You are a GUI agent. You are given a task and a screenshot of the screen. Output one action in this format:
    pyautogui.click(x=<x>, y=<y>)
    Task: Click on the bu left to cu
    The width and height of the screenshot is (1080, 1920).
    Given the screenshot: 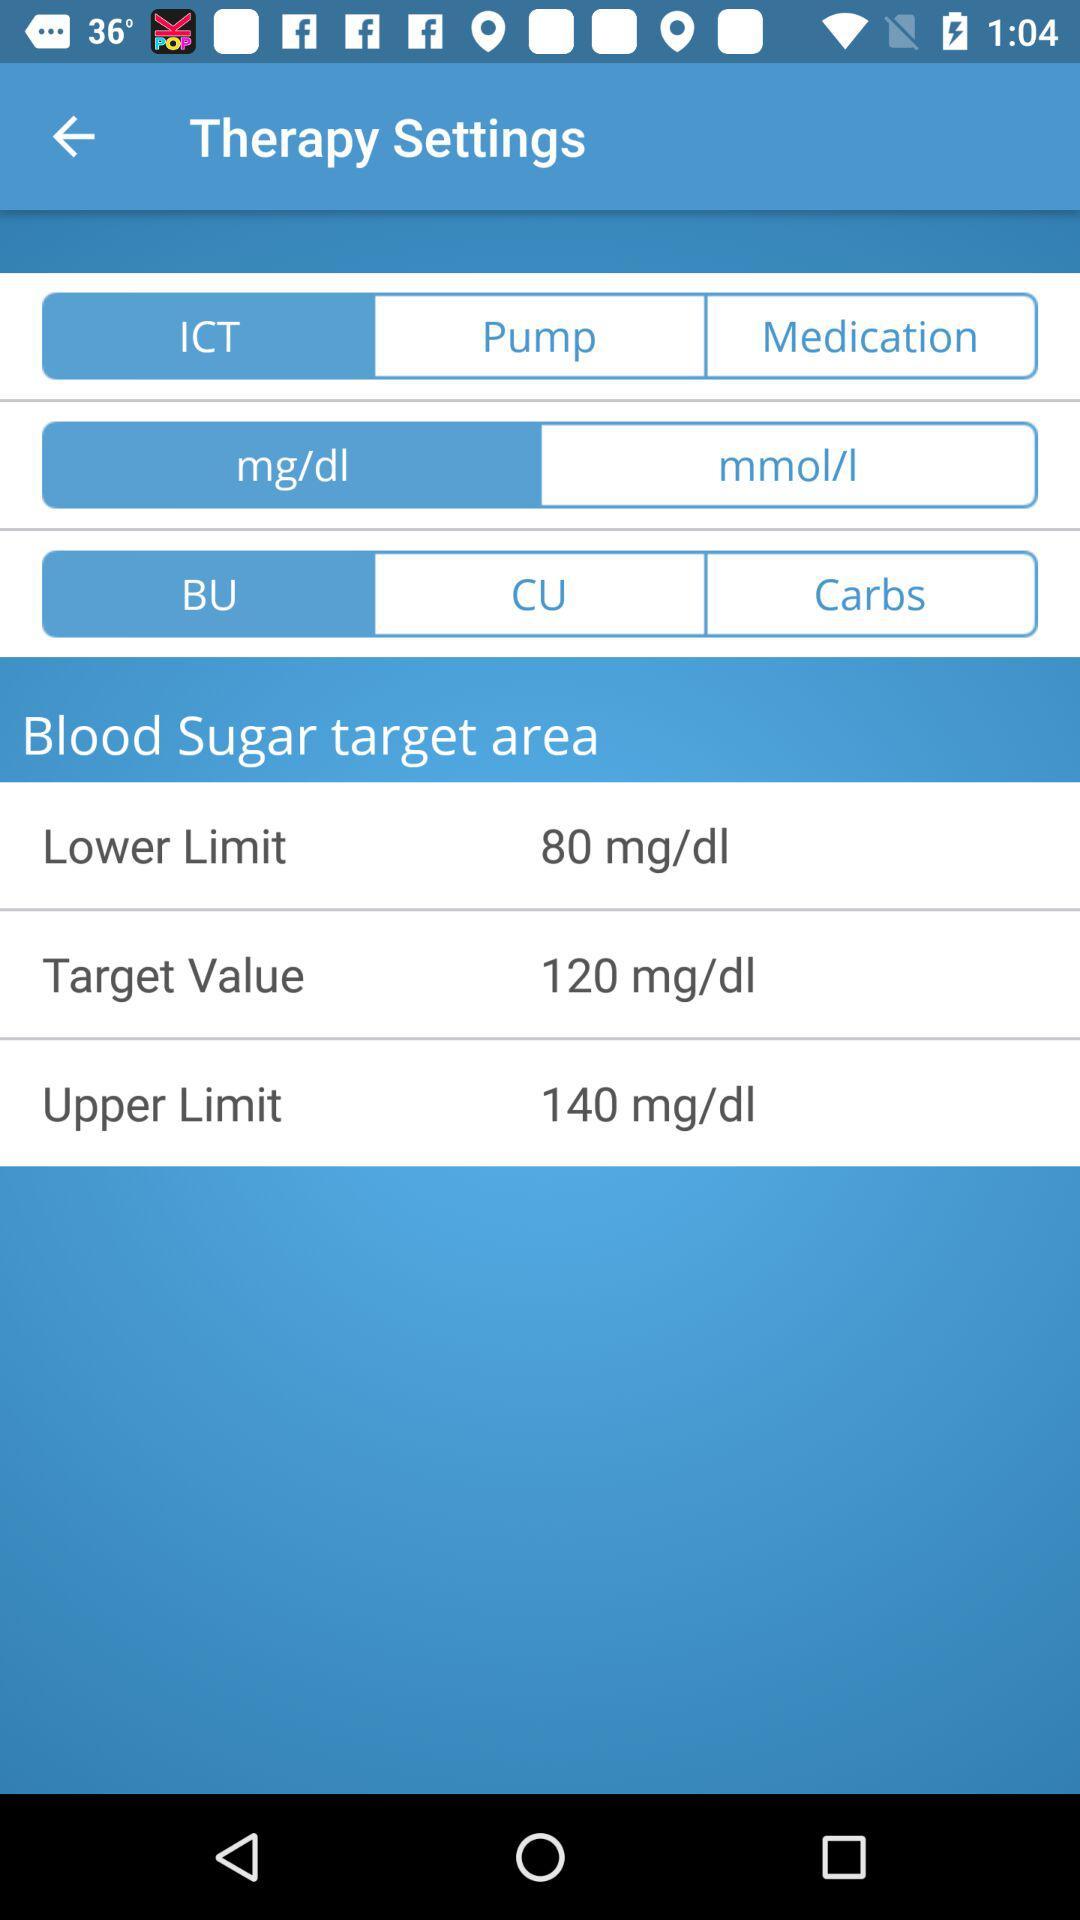 What is the action you would take?
    pyautogui.click(x=208, y=593)
    